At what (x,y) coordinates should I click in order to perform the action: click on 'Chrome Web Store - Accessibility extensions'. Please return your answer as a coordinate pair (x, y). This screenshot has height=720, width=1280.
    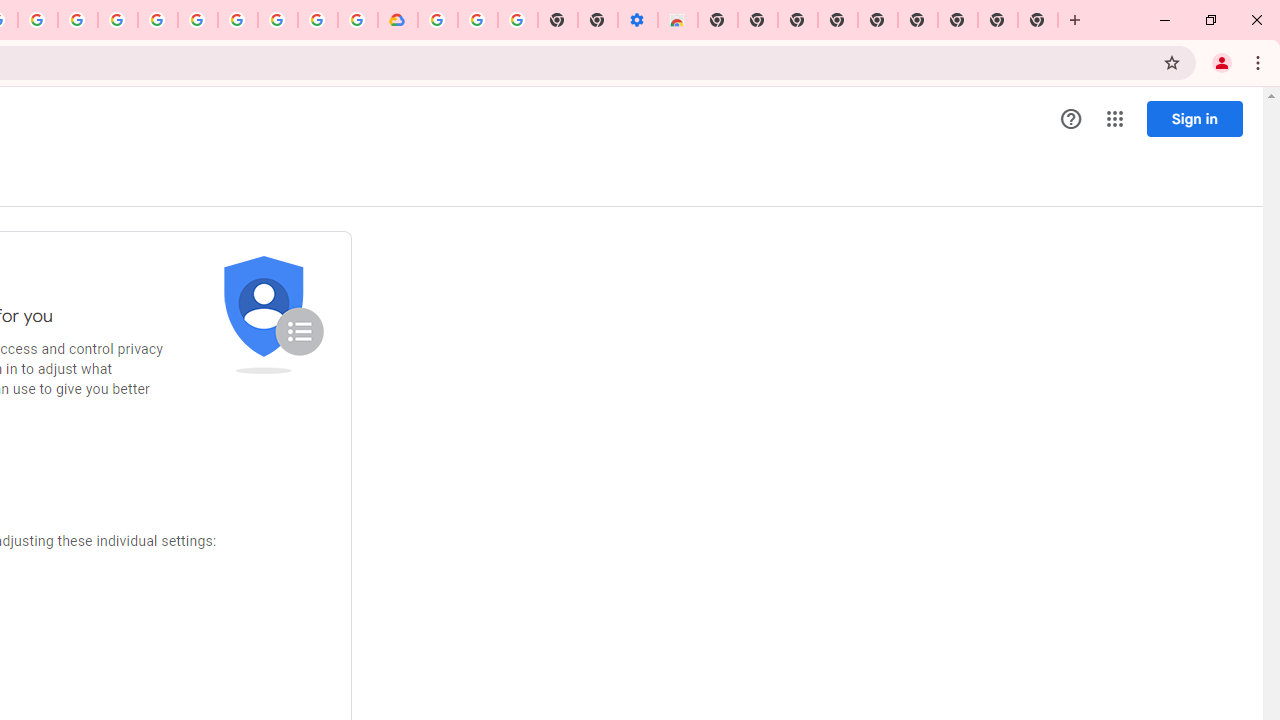
    Looking at the image, I should click on (677, 20).